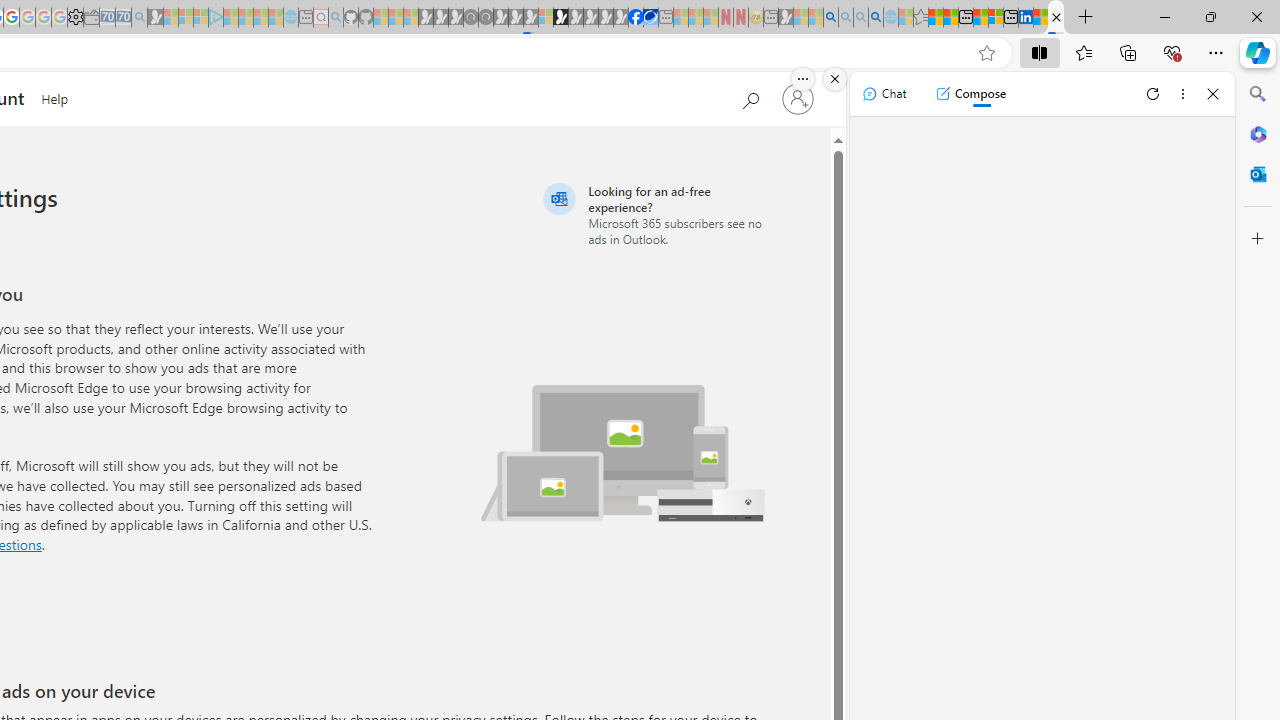  I want to click on 'Bing AI - Search', so click(831, 17).